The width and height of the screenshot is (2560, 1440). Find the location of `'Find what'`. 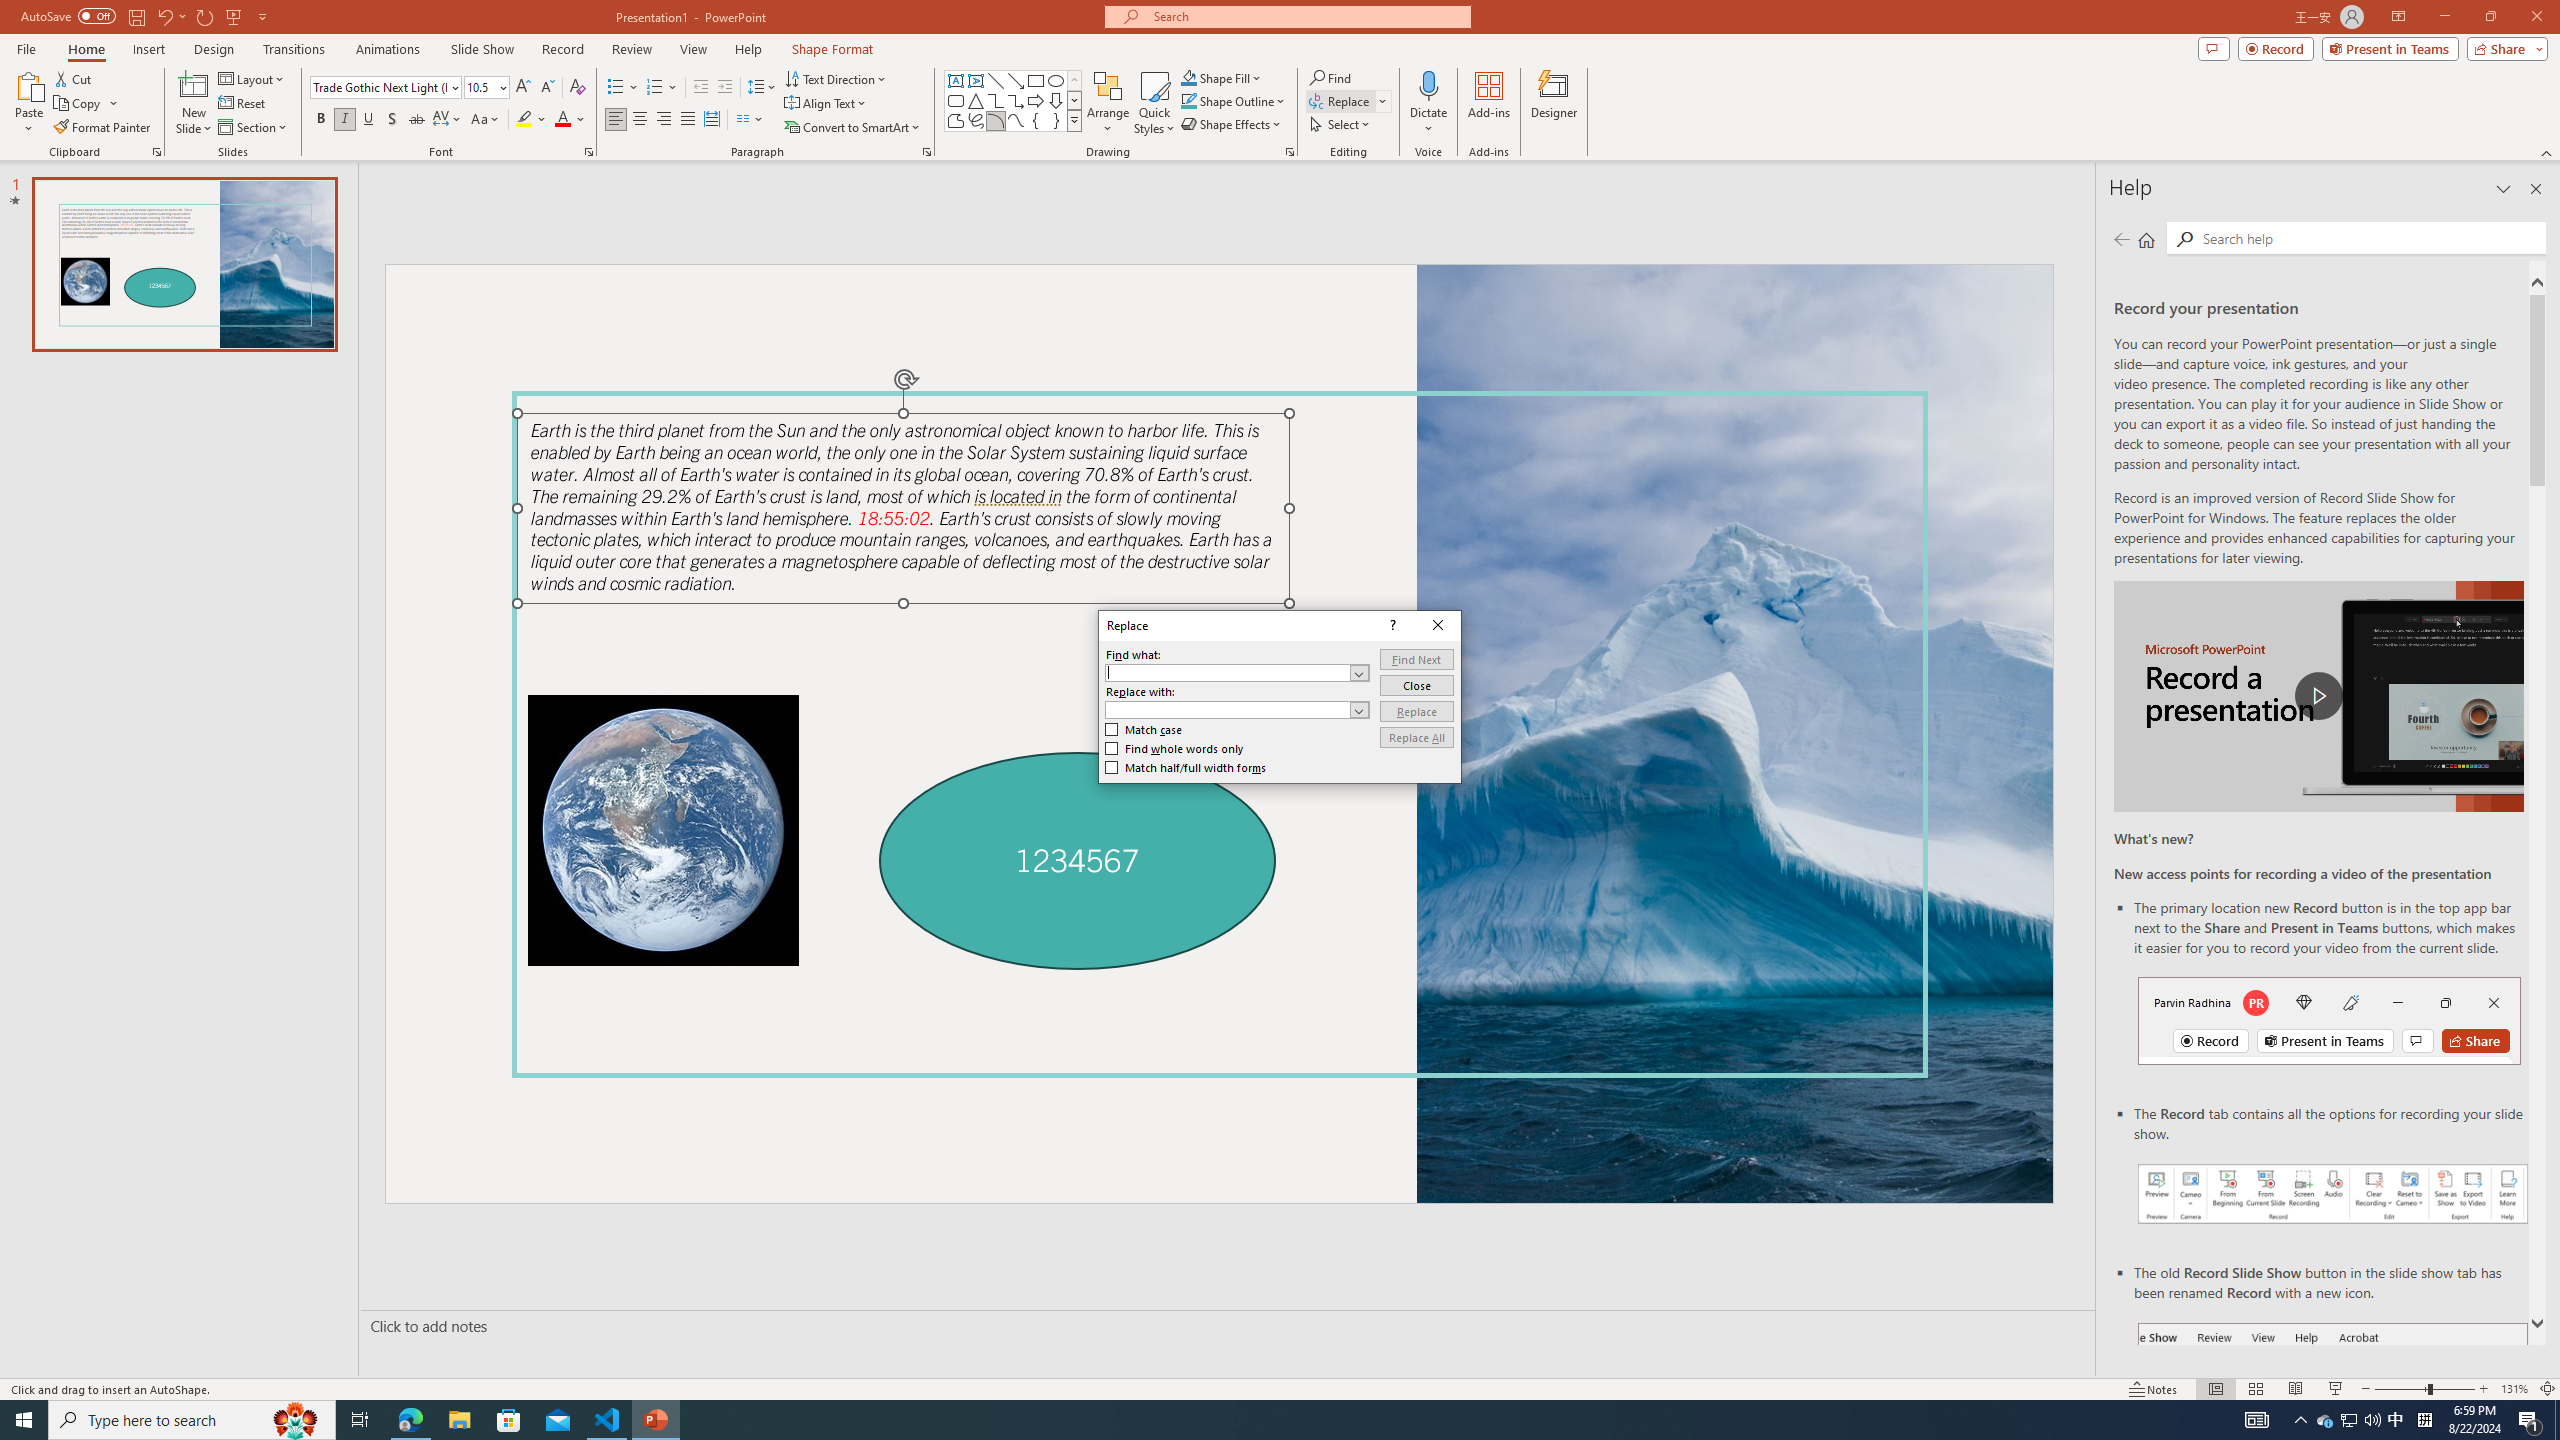

'Find what' is located at coordinates (1236, 673).